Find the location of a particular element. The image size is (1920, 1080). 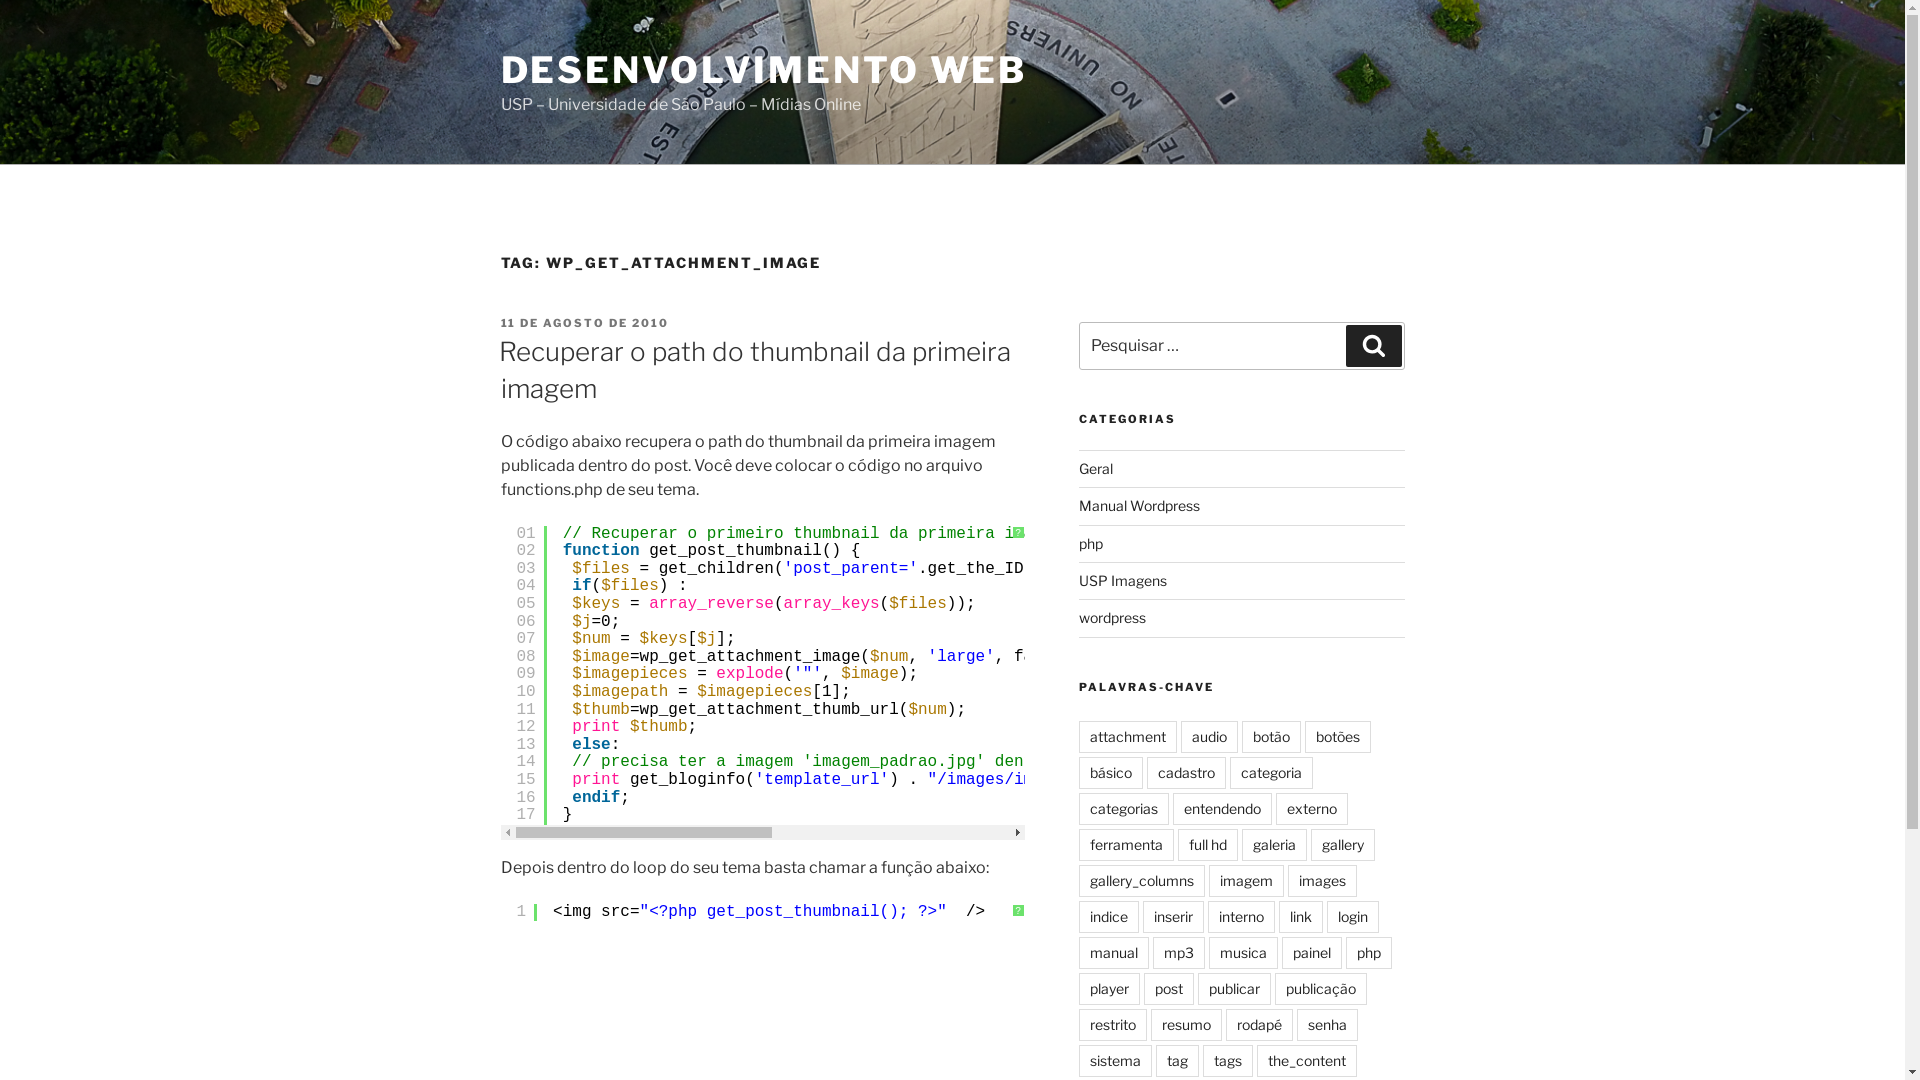

'entendendo' is located at coordinates (1221, 808).